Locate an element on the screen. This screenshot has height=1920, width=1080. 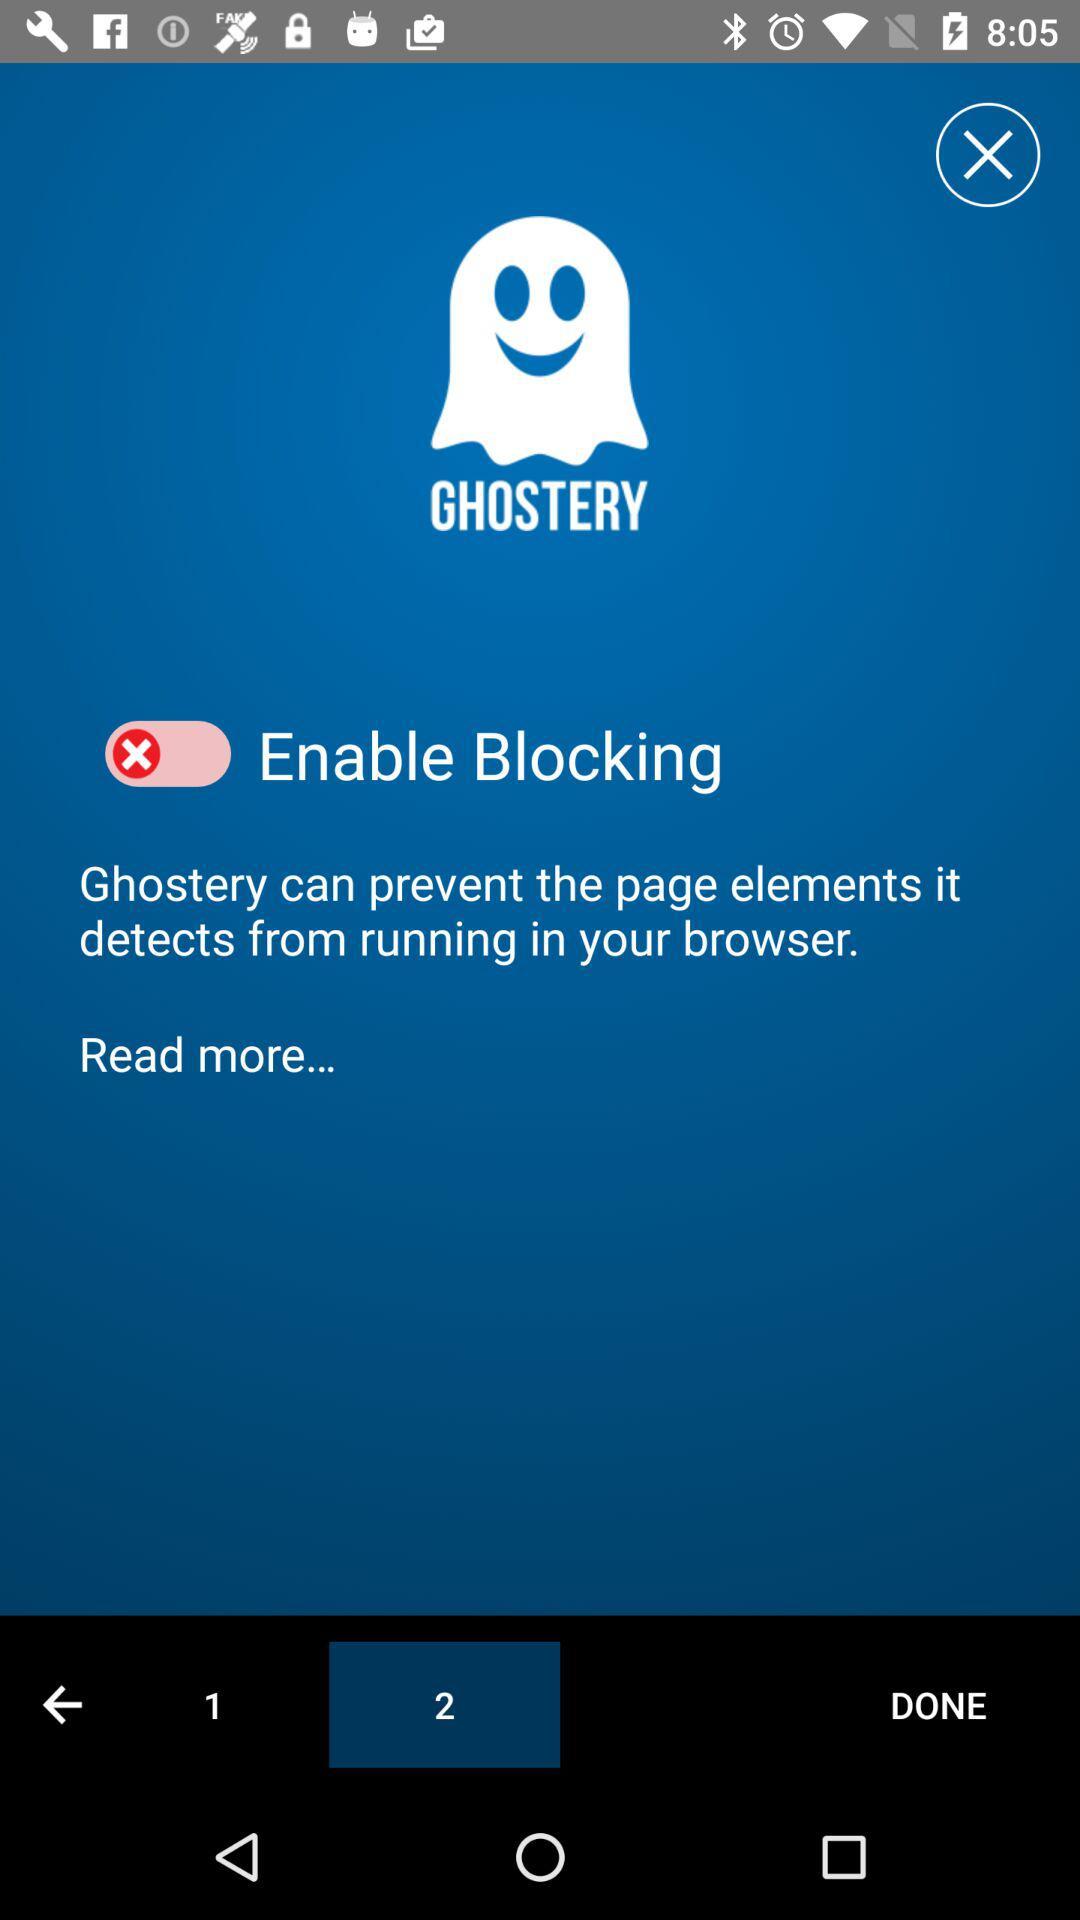
item next to the 1 is located at coordinates (61, 1703).